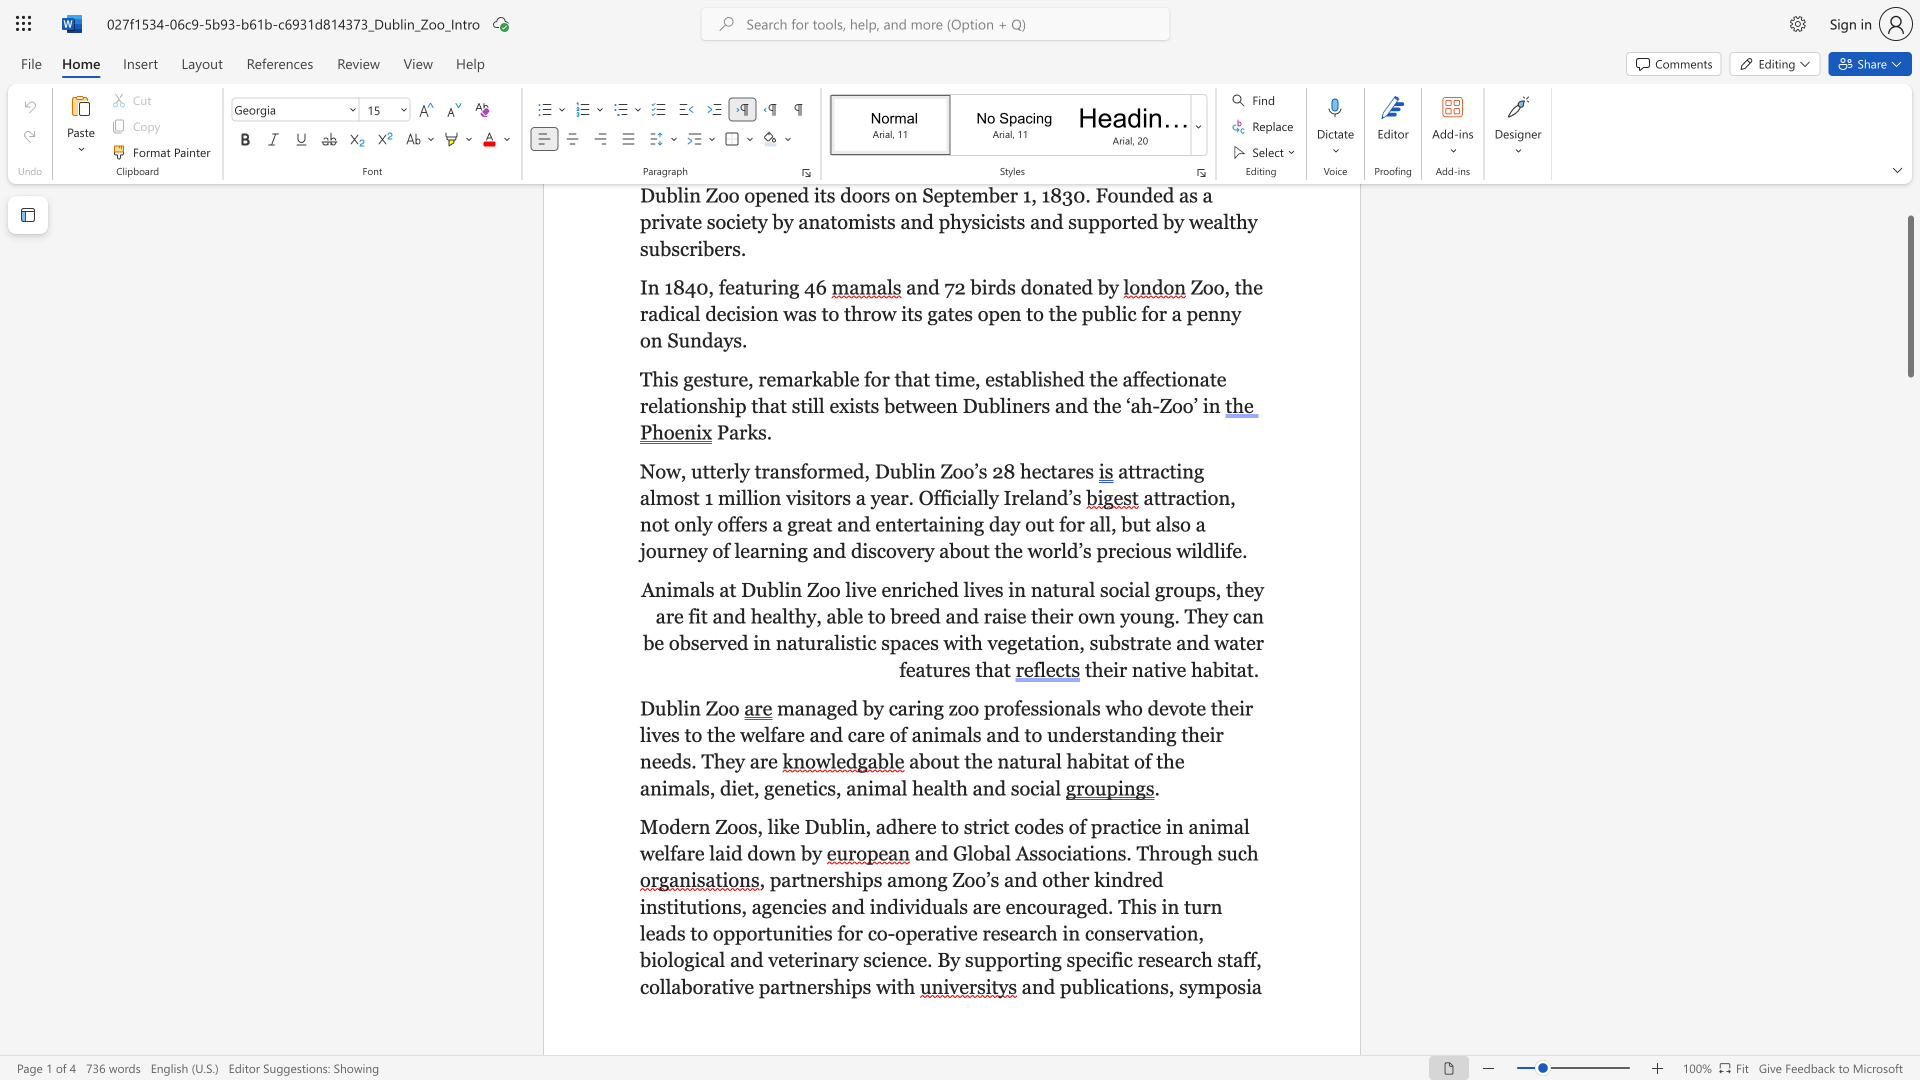  What do you see at coordinates (1098, 985) in the screenshot?
I see `the subset text "ication" within the text "and publications,"` at bounding box center [1098, 985].